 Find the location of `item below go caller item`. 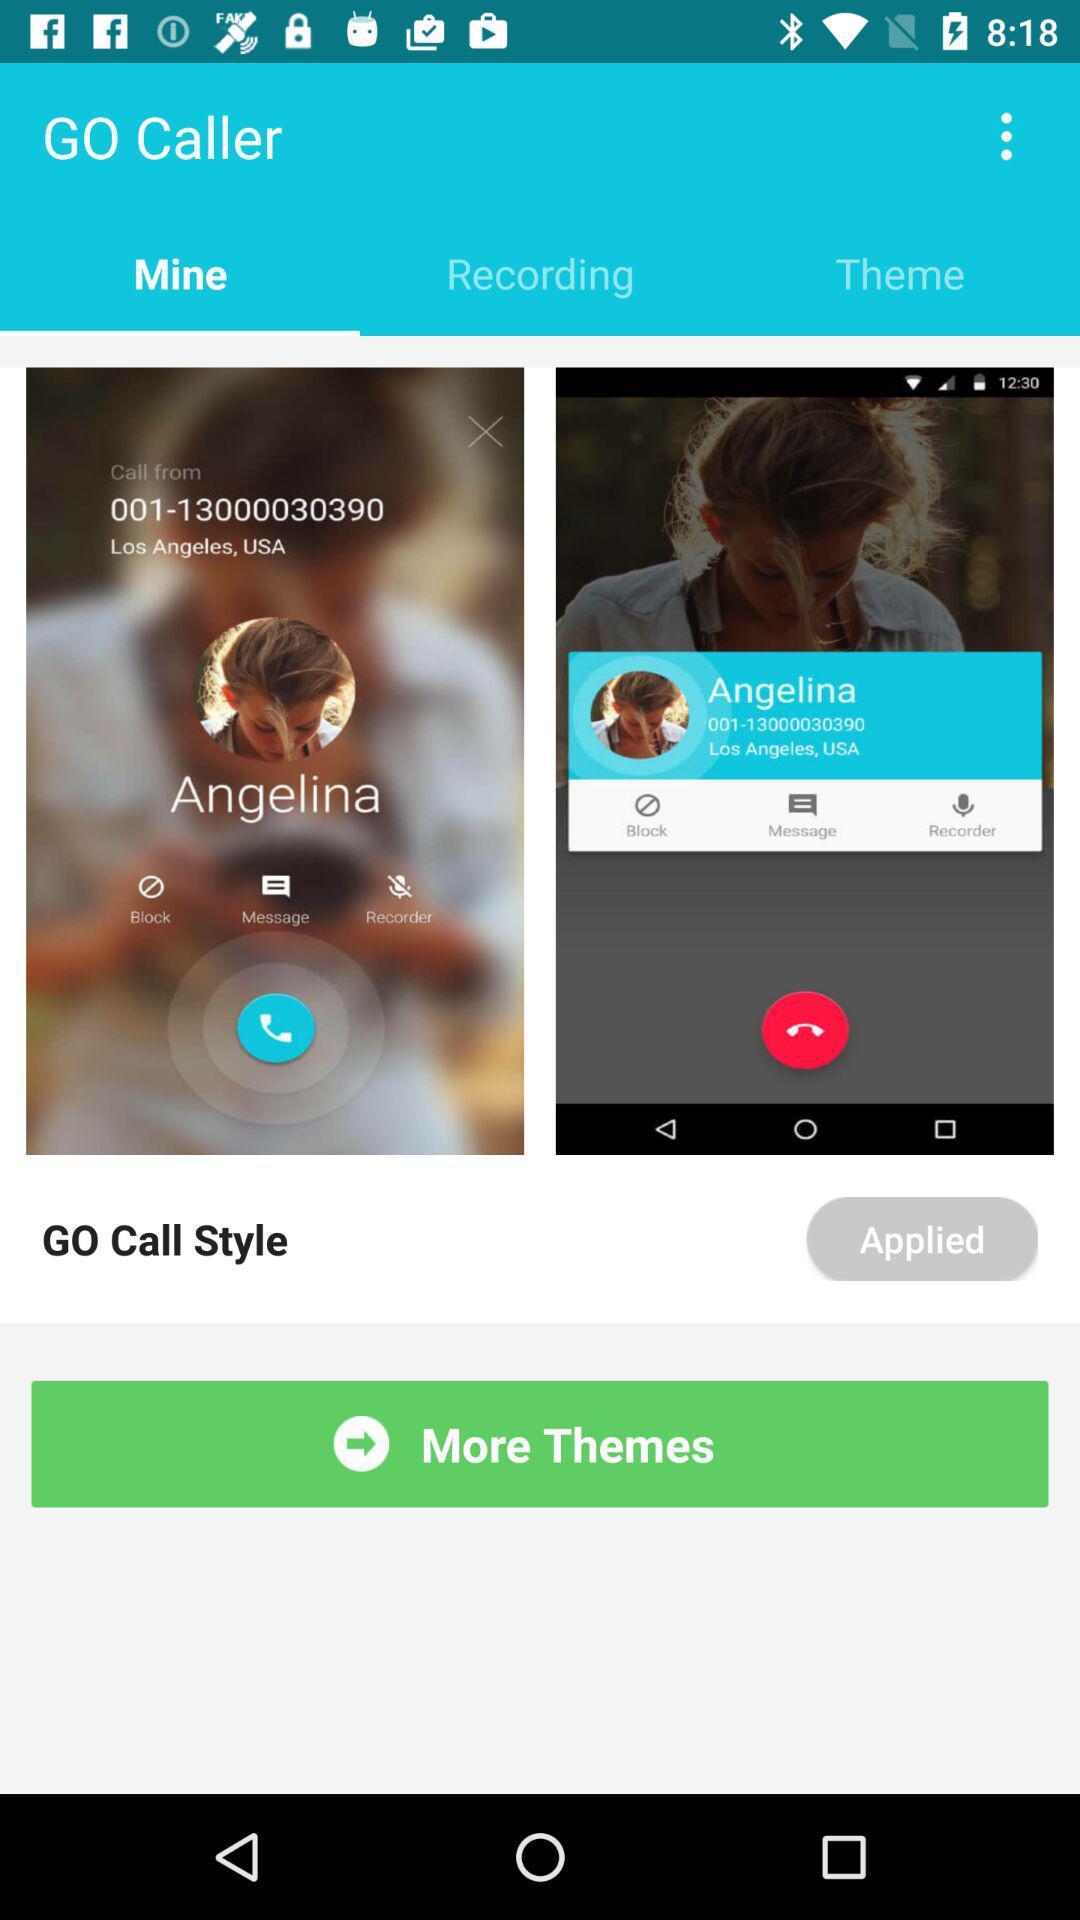

item below go caller item is located at coordinates (180, 272).